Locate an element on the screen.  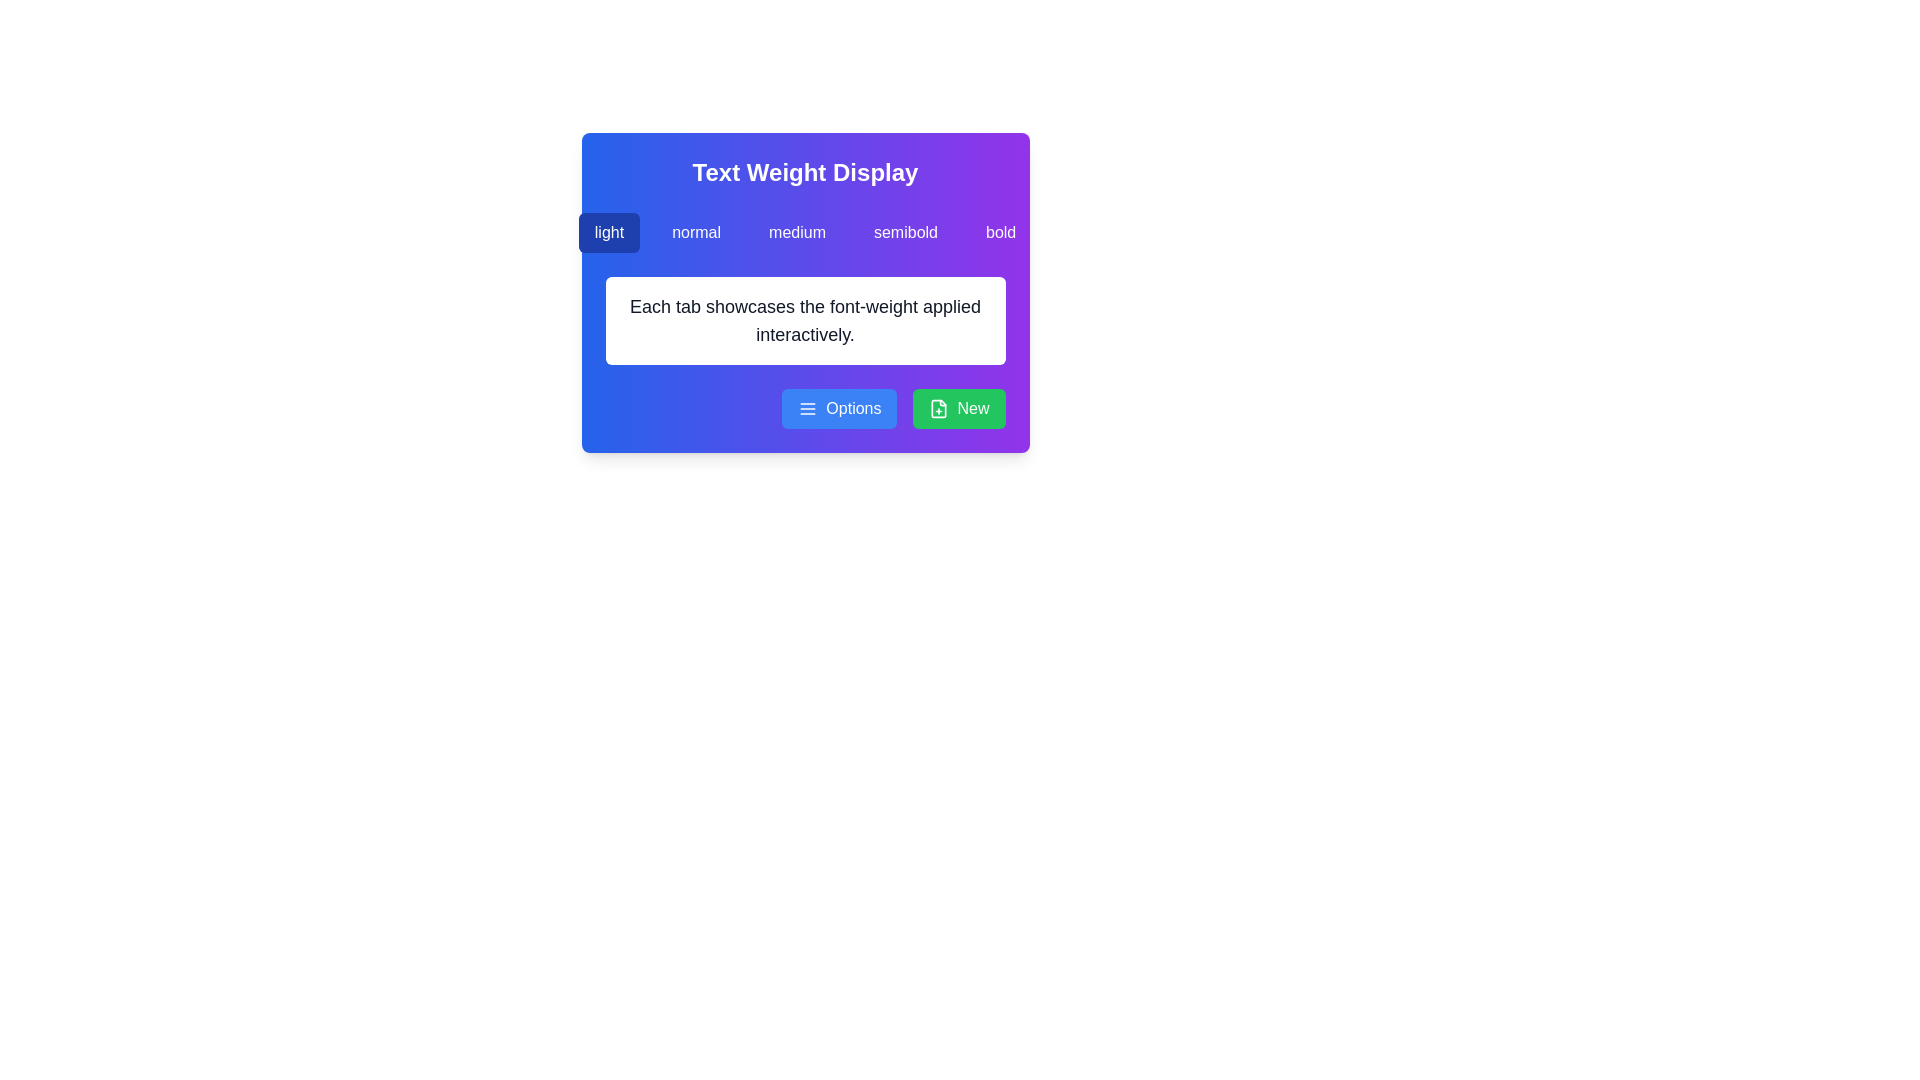
the bold text weight button, which is the fifth button in a row near the top of the interface, located to the right of the semibold button is located at coordinates (1001, 231).